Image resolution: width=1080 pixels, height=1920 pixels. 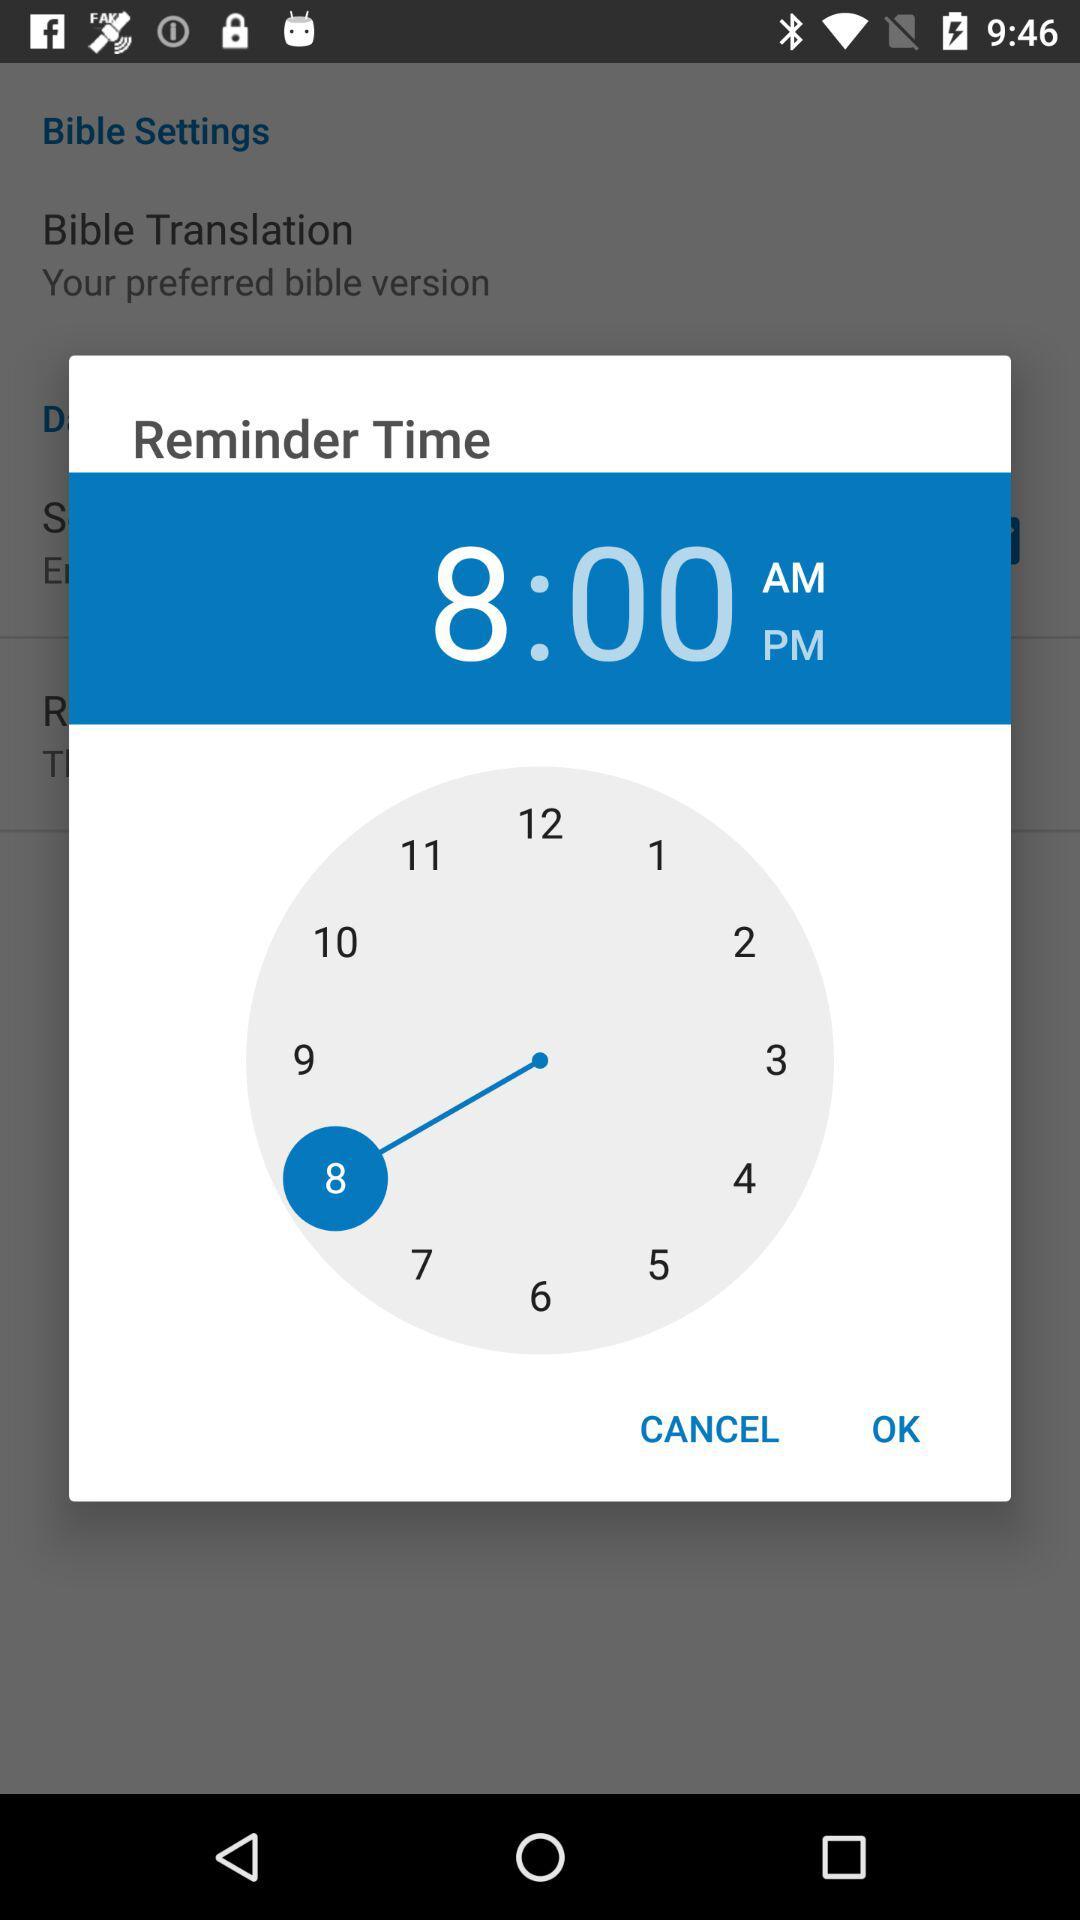 What do you see at coordinates (792, 637) in the screenshot?
I see `the icon below am` at bounding box center [792, 637].